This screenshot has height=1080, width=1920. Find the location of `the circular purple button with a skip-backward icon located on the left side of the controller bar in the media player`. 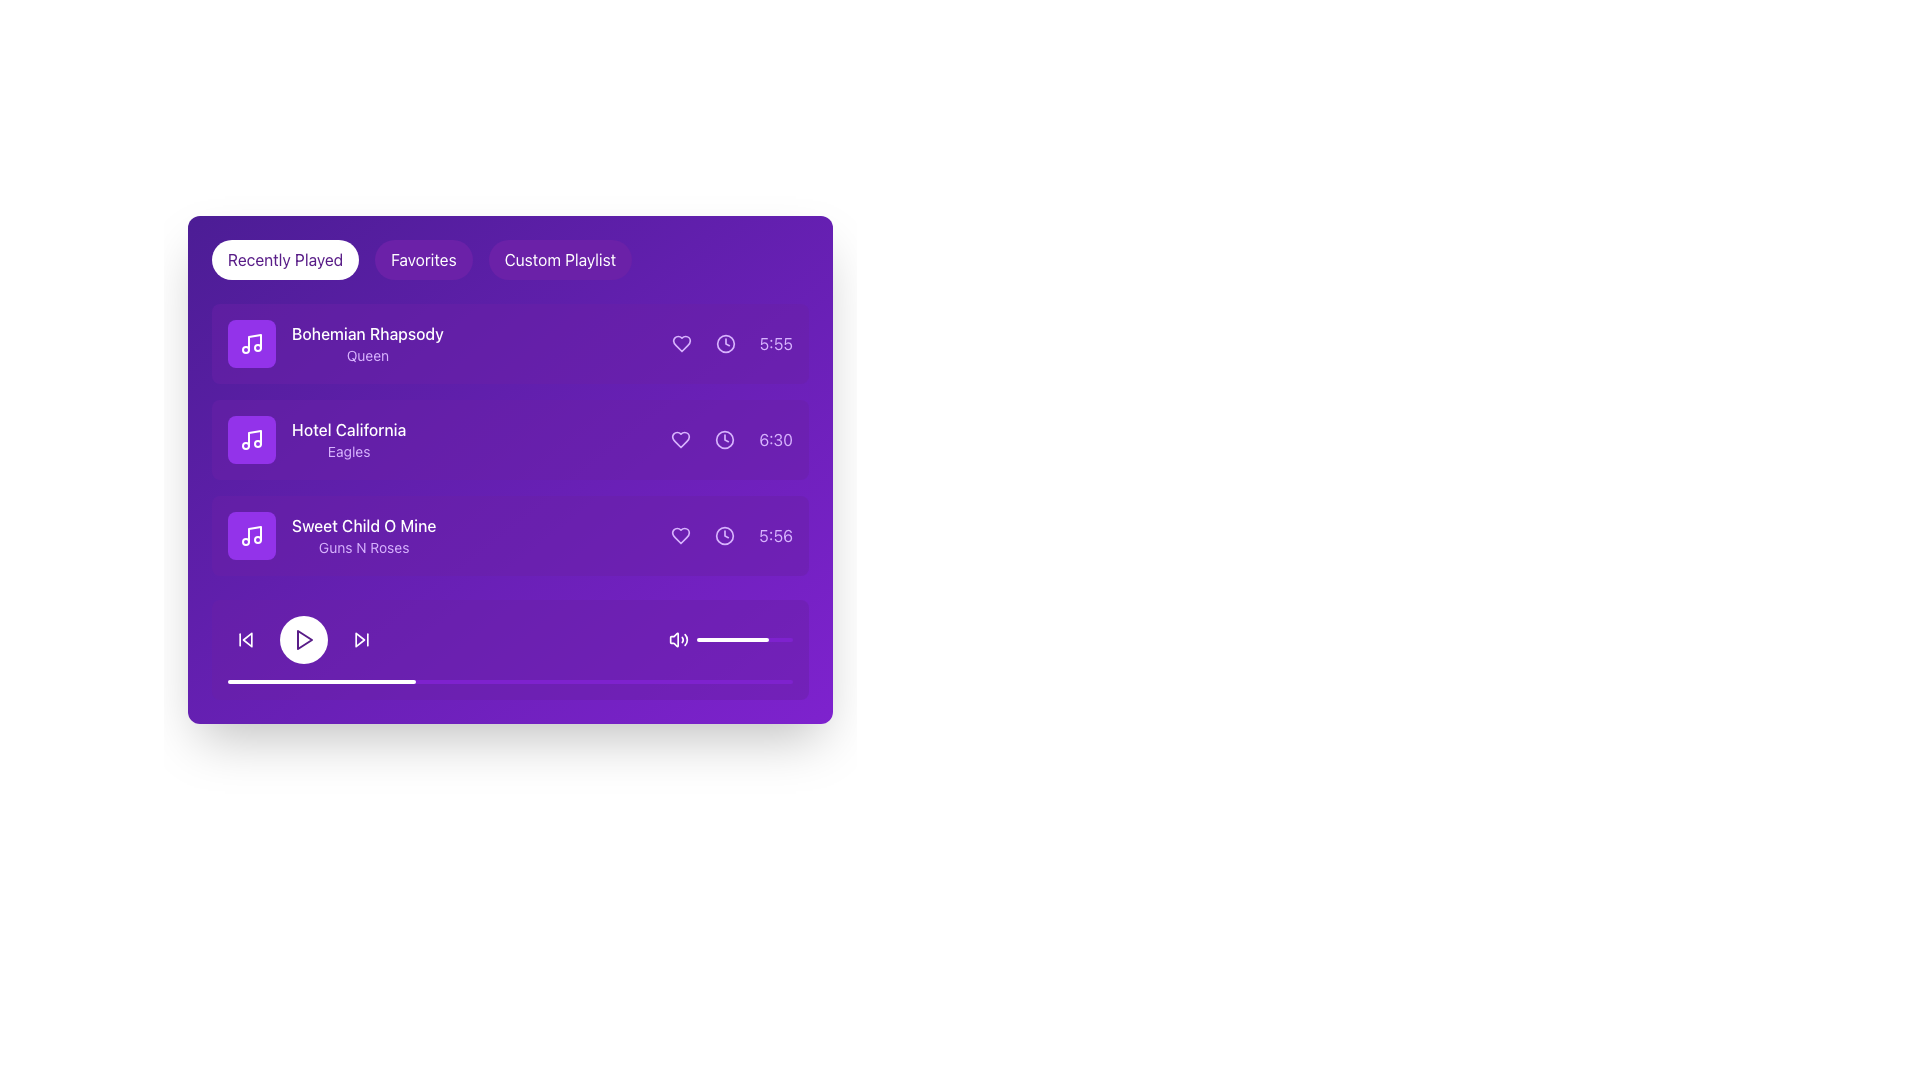

the circular purple button with a skip-backward icon located on the left side of the controller bar in the media player is located at coordinates (244, 640).